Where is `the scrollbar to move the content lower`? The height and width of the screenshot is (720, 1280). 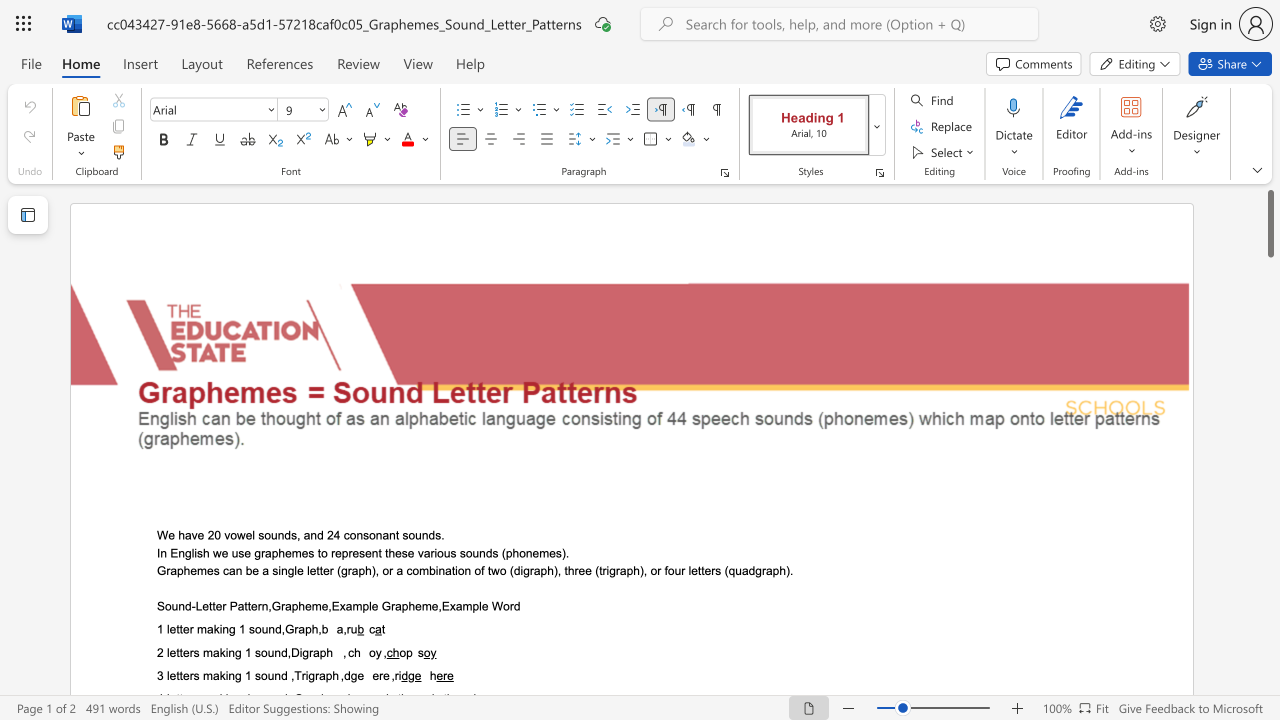 the scrollbar to move the content lower is located at coordinates (1269, 490).